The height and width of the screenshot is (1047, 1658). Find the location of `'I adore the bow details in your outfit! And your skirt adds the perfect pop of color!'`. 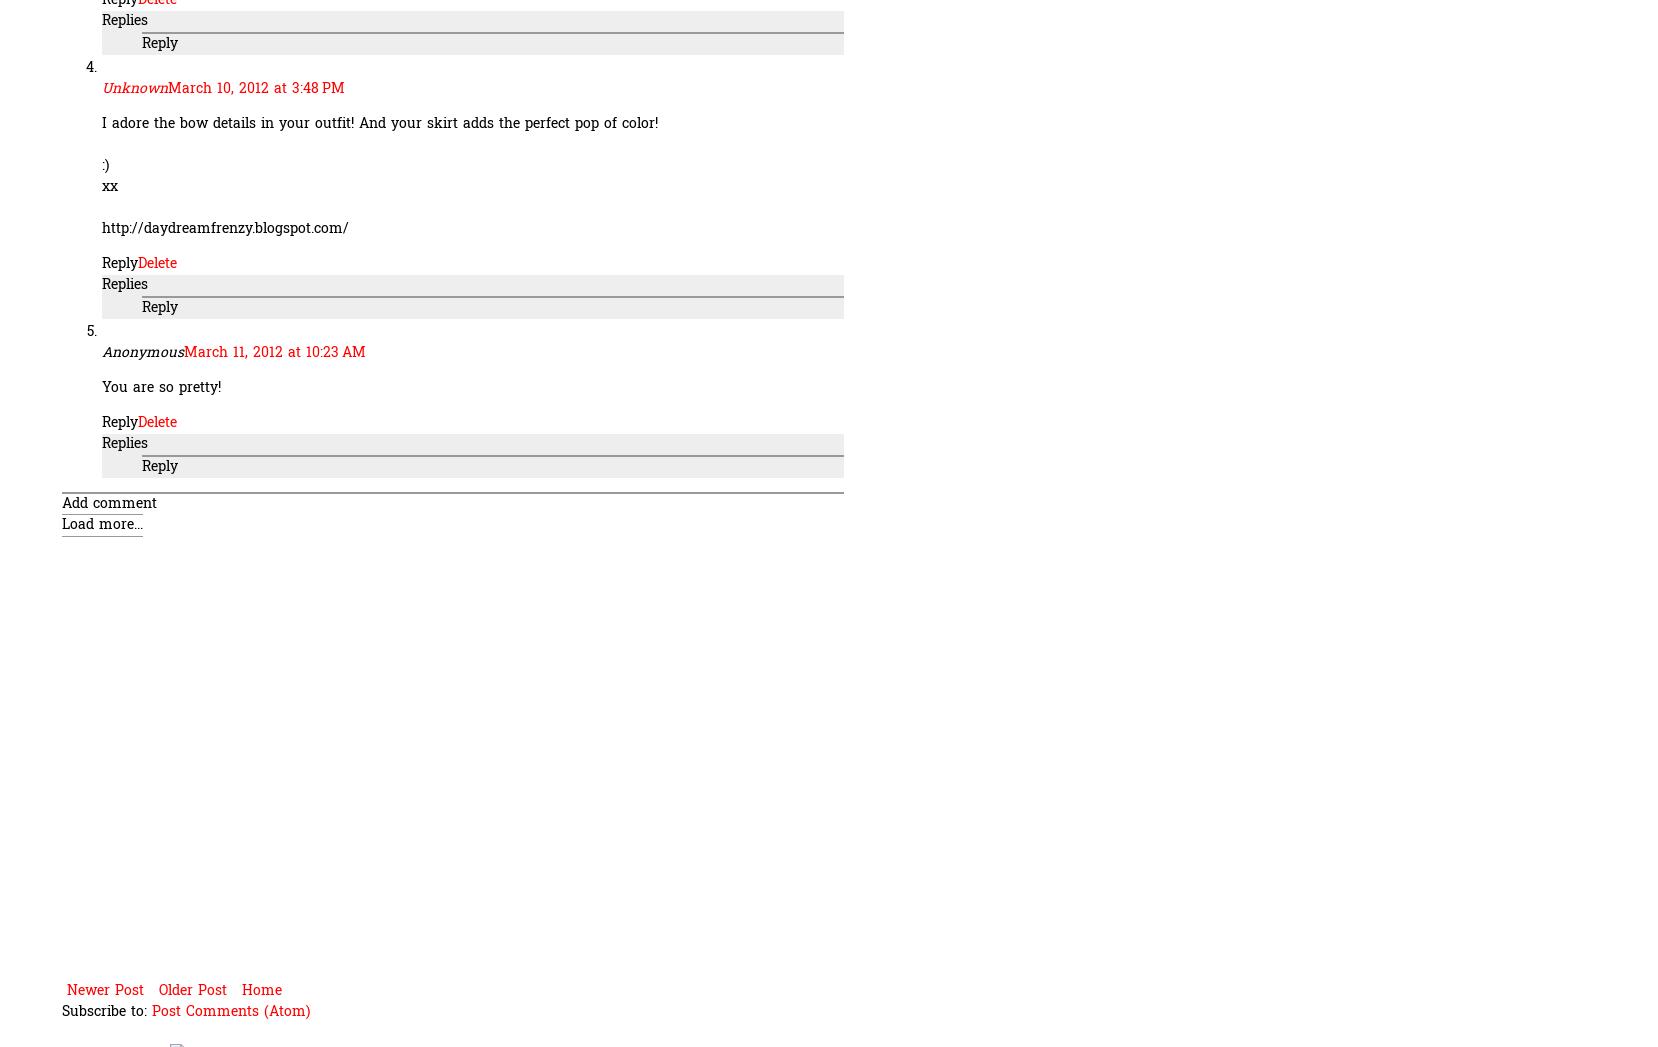

'I adore the bow details in your outfit! And your skirt adds the perfect pop of color!' is located at coordinates (379, 122).